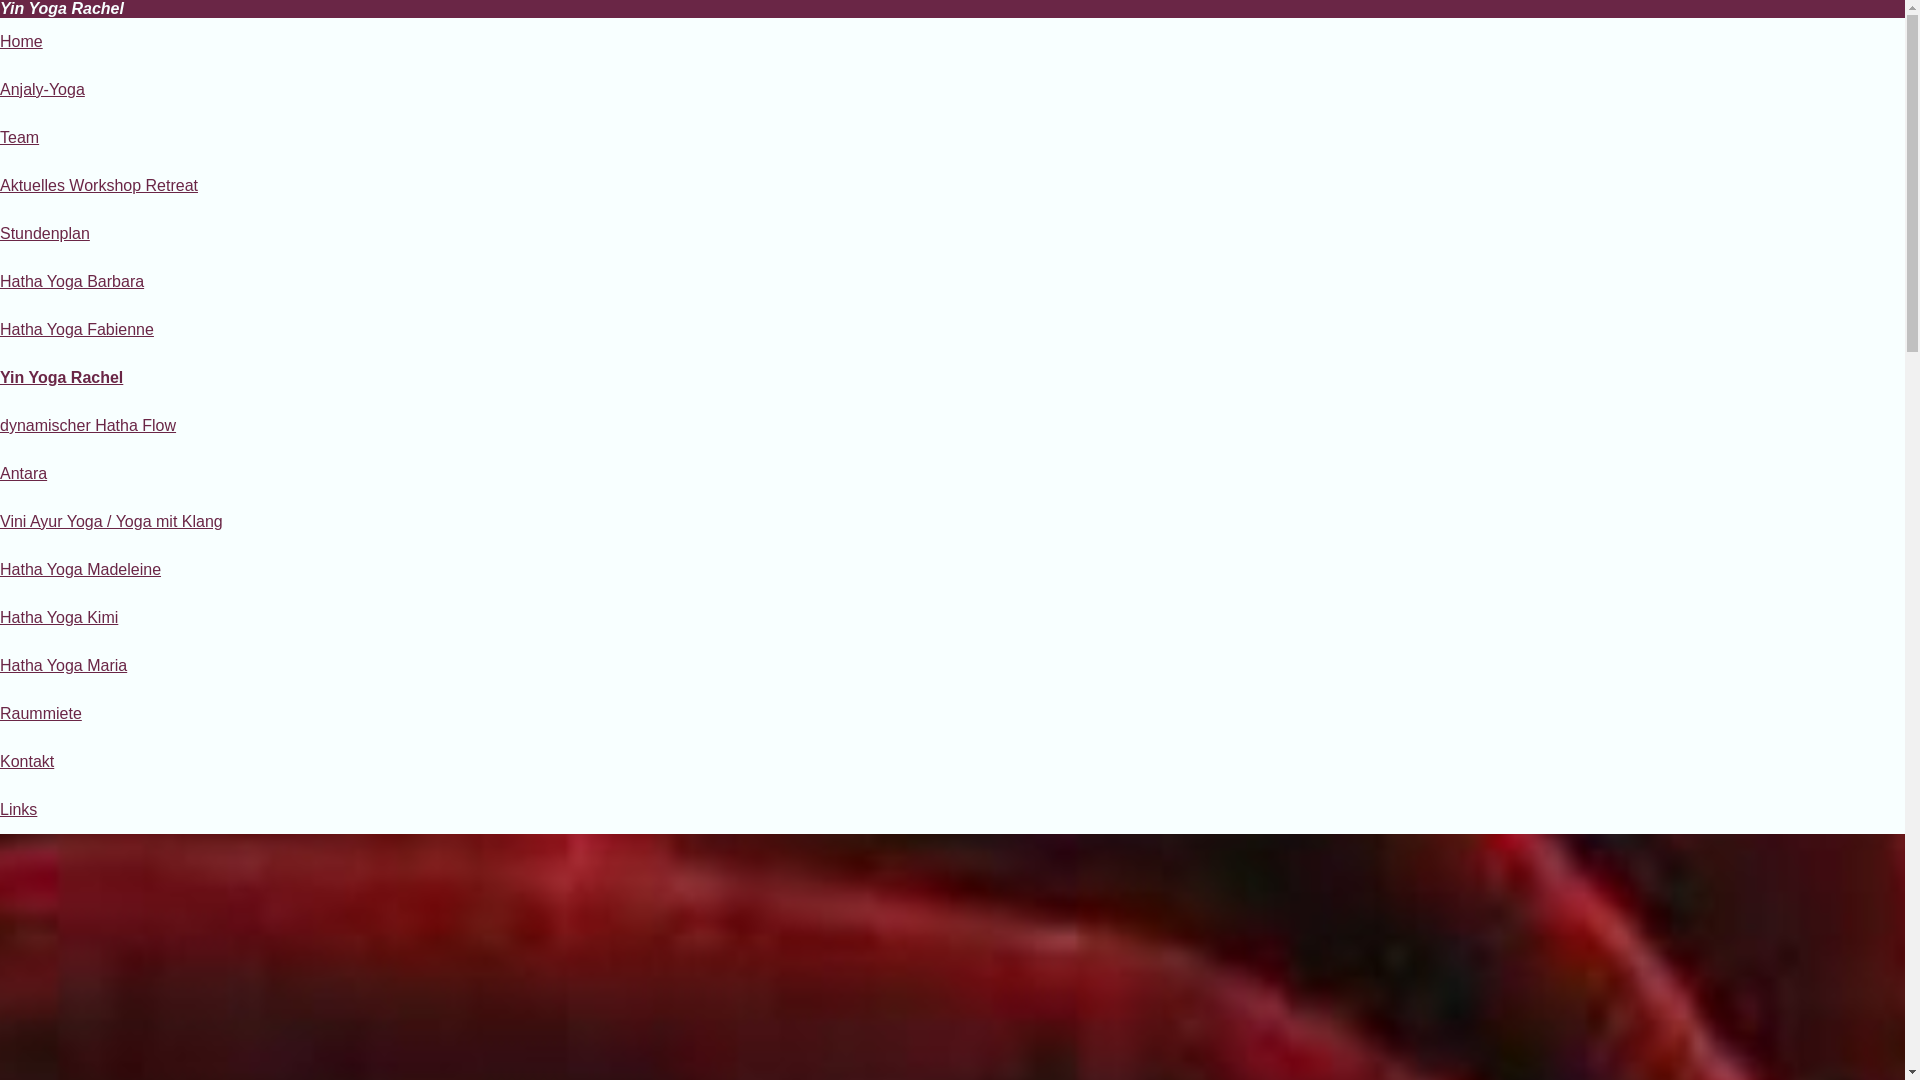 This screenshot has height=1080, width=1920. I want to click on 'Aktuelles Workshop Retreat', so click(98, 185).